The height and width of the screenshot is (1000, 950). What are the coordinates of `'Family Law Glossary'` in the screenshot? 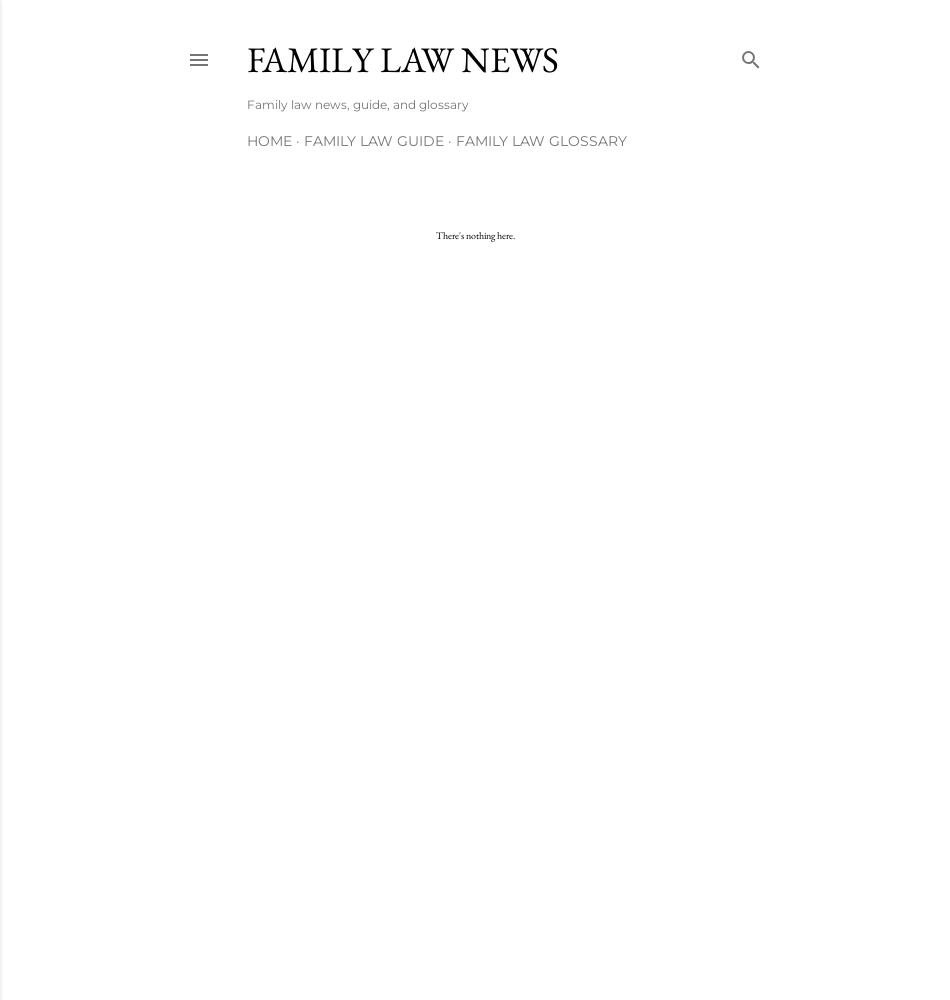 It's located at (541, 141).